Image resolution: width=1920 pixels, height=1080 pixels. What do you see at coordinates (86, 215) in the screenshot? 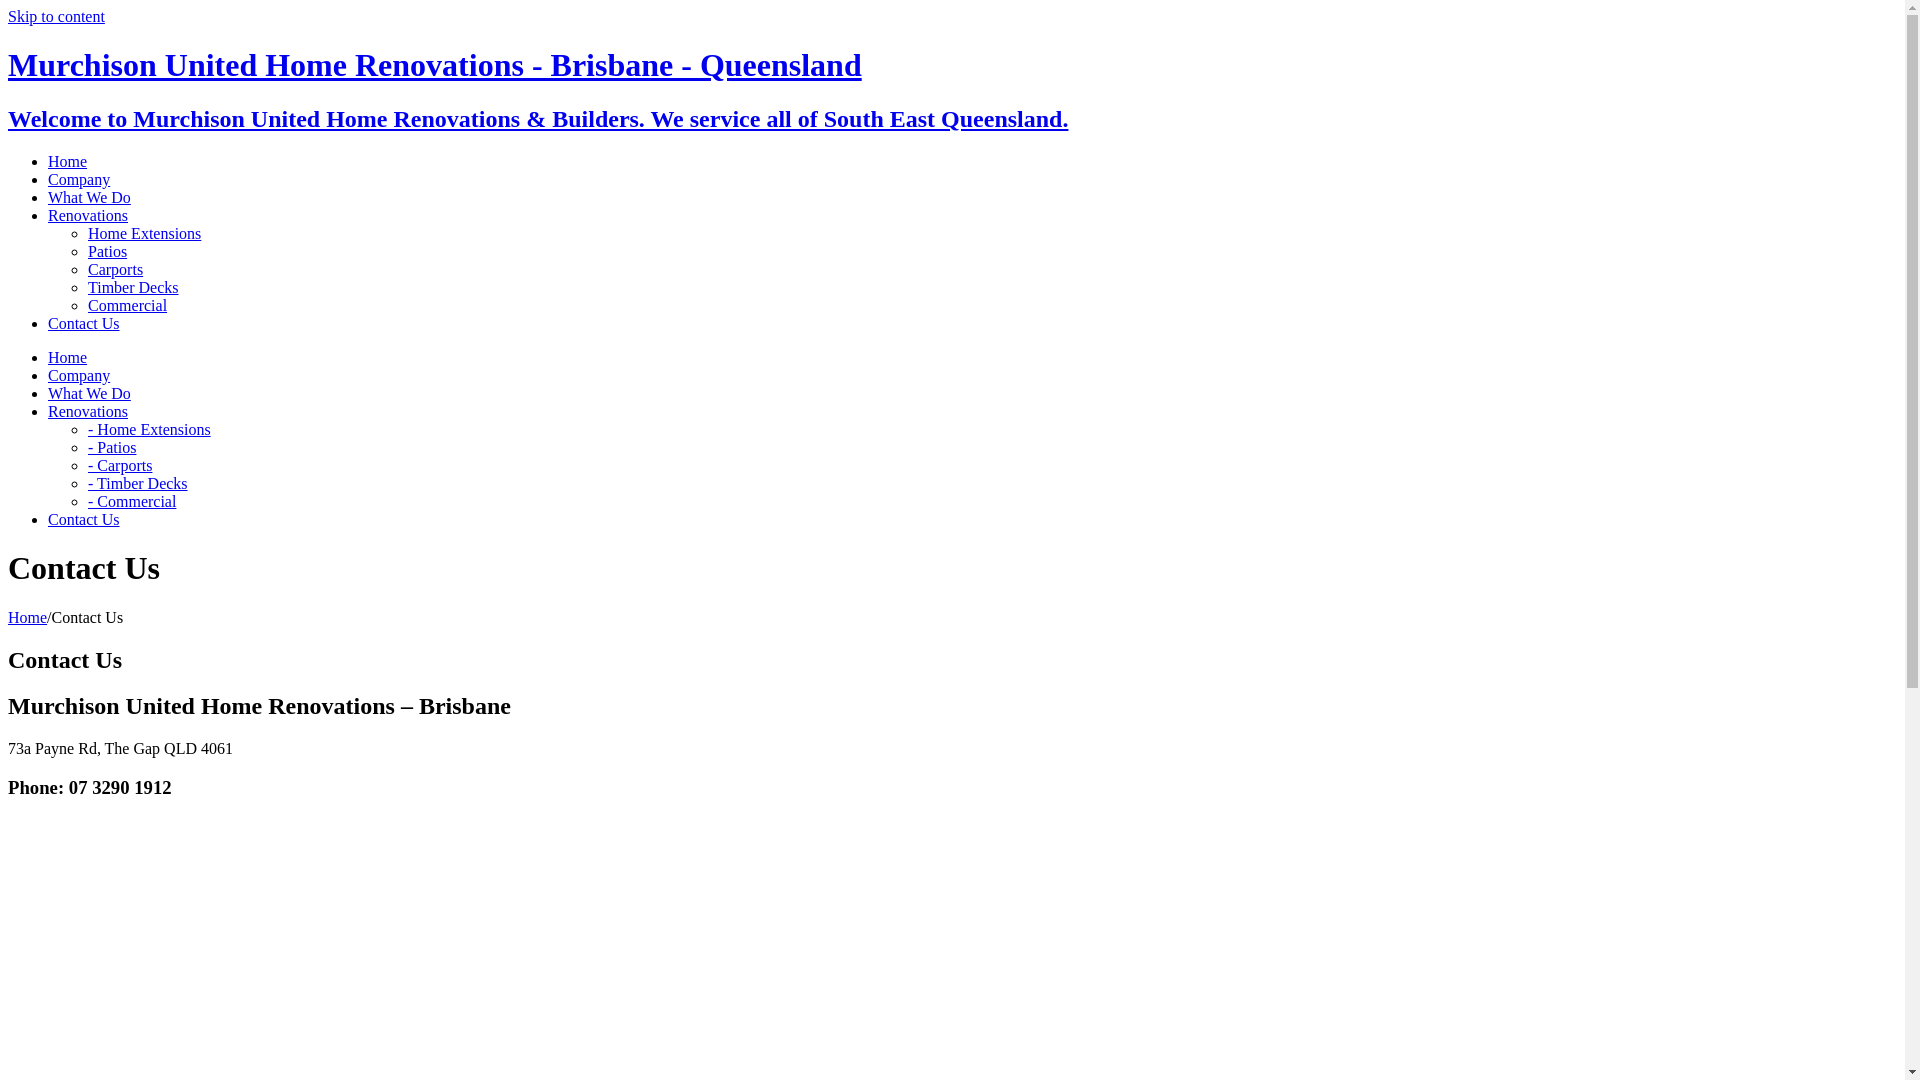
I see `'Renovations'` at bounding box center [86, 215].